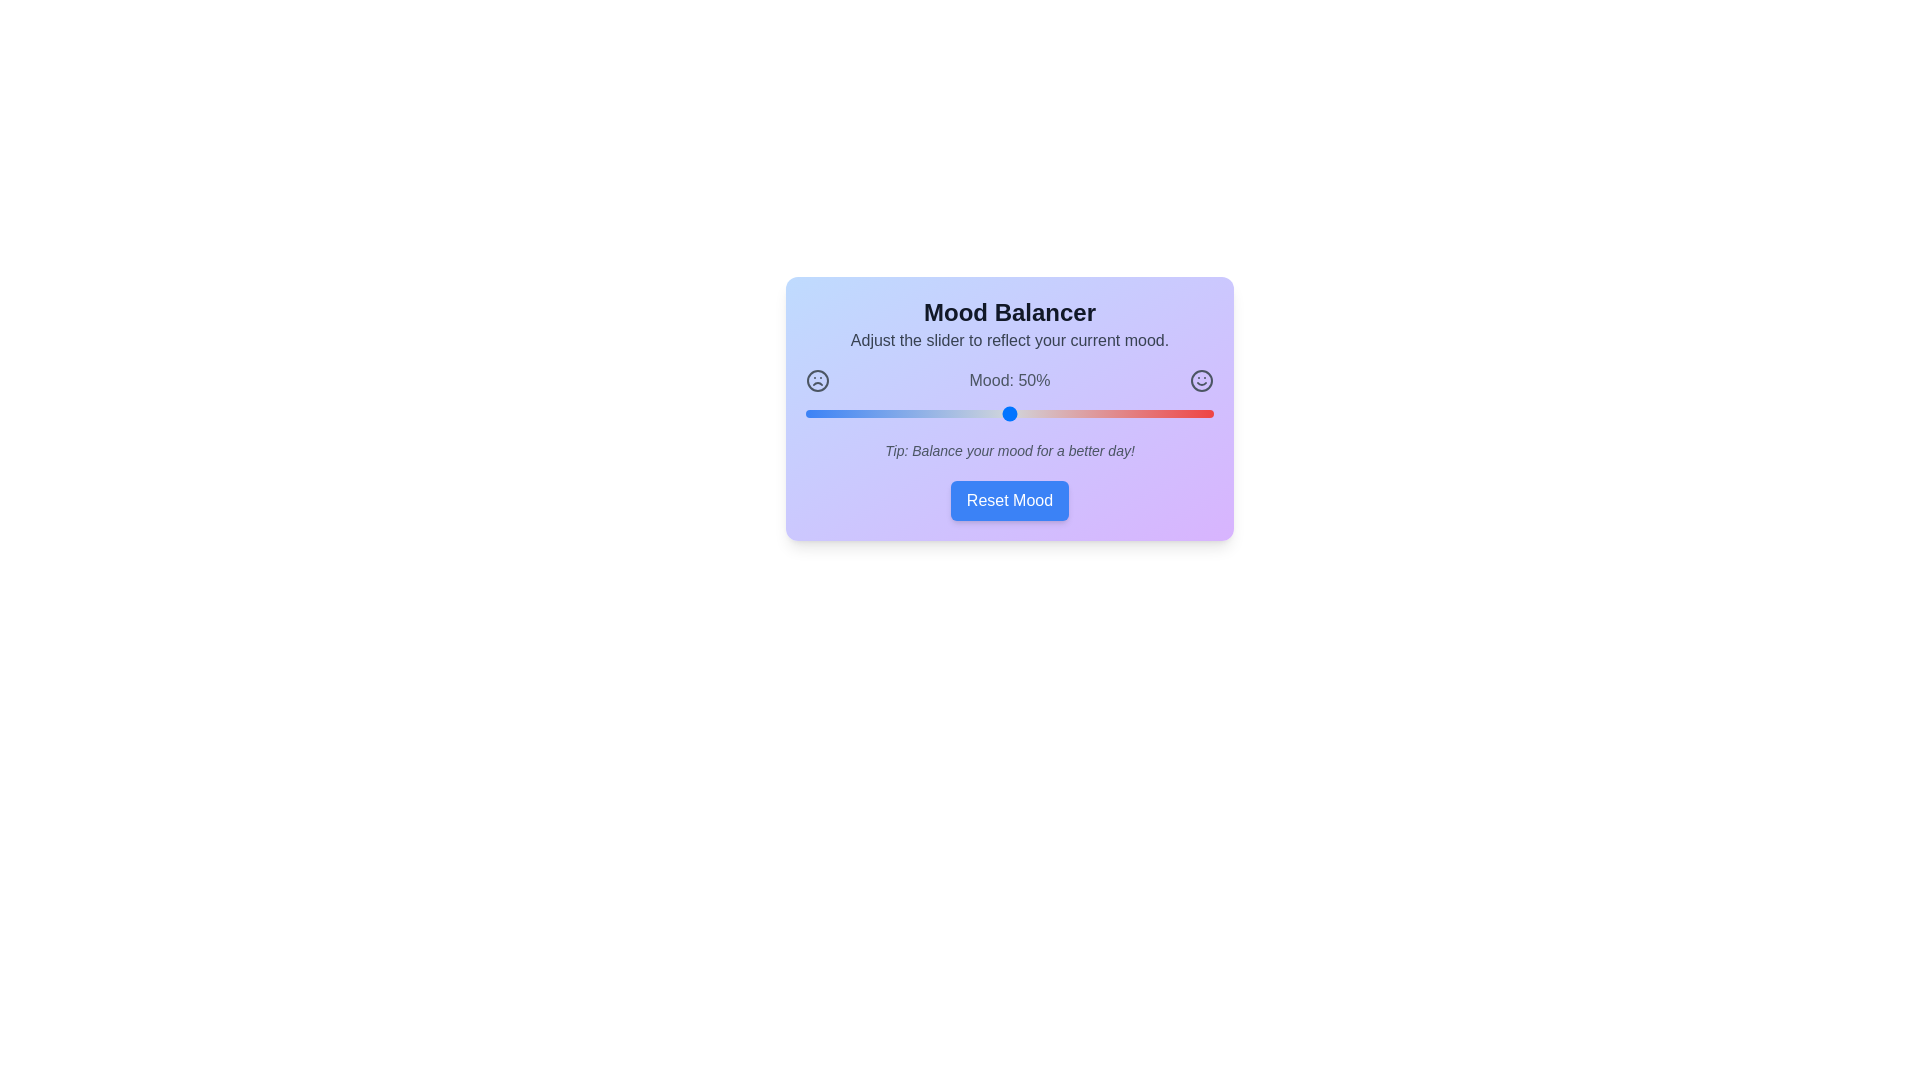  Describe the element at coordinates (875, 412) in the screenshot. I see `the mood slider to 17%` at that location.